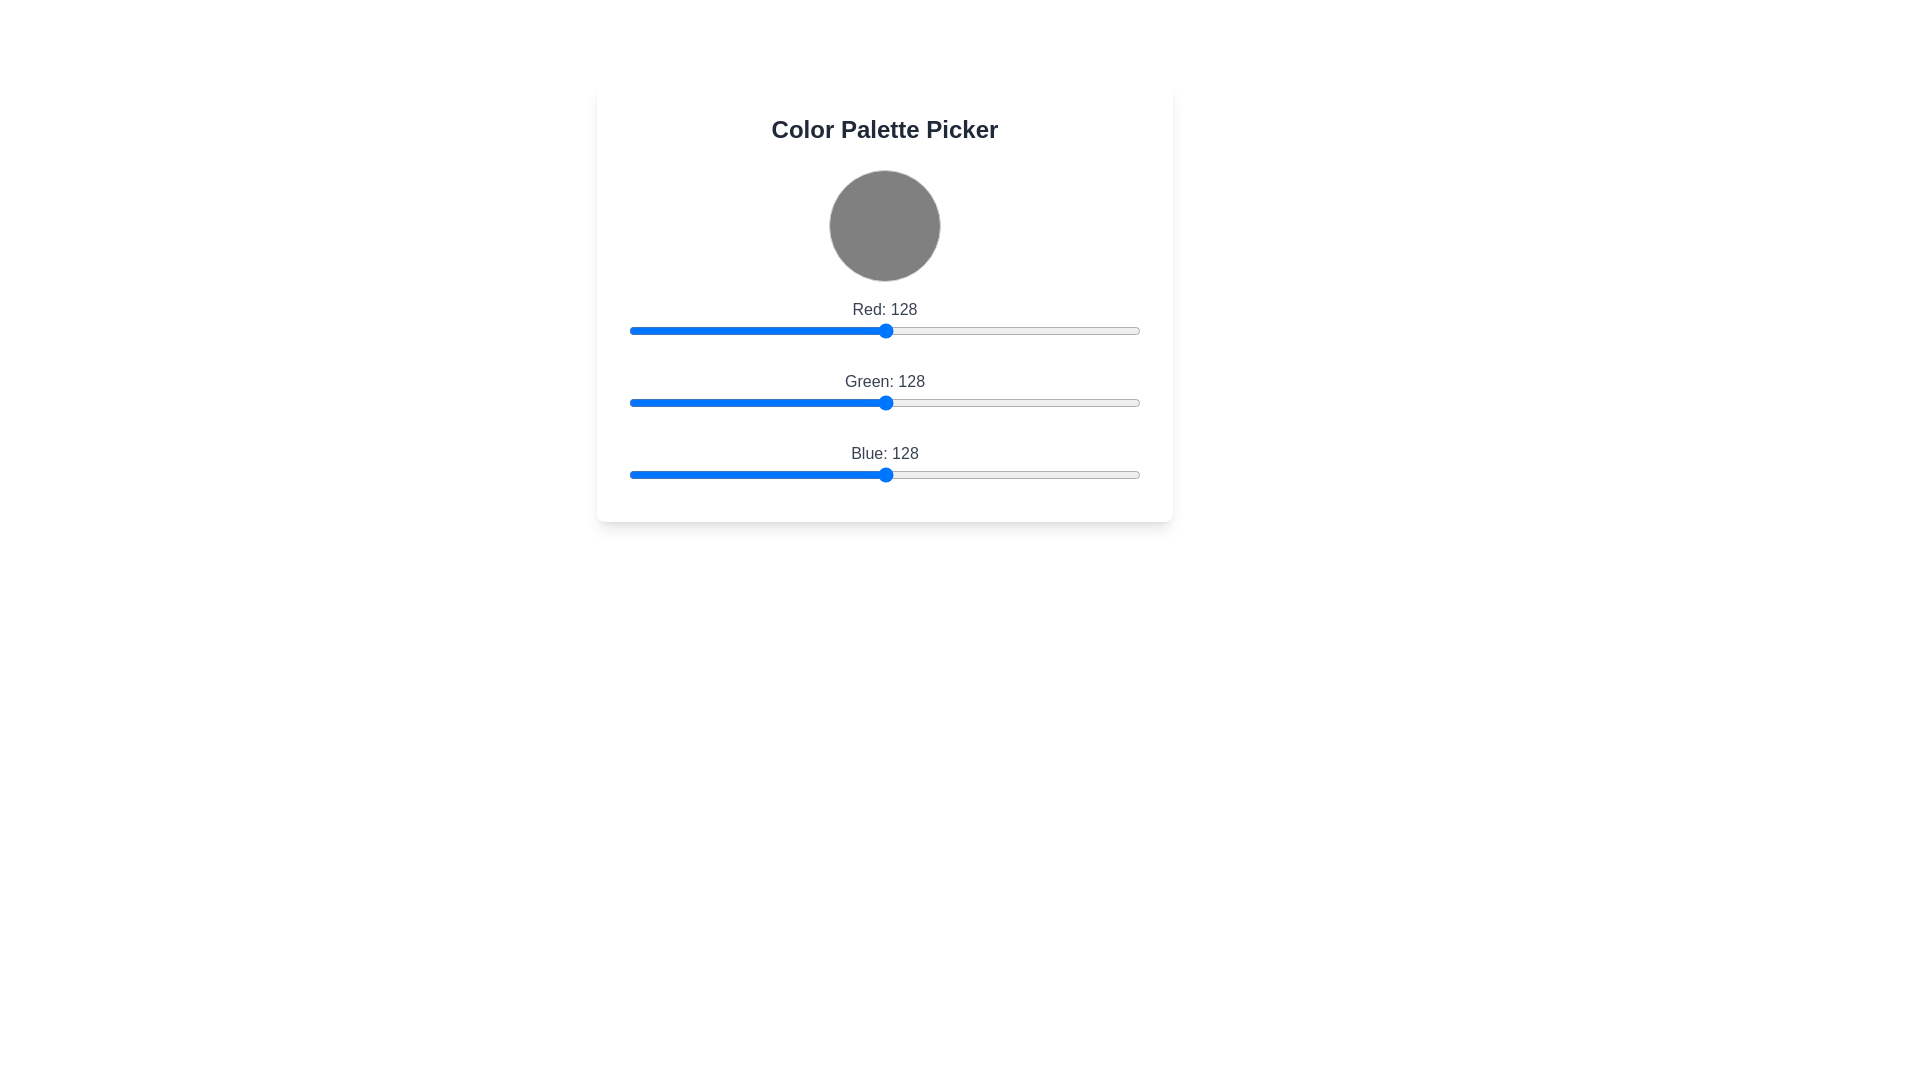  I want to click on the green color value, so click(990, 402).